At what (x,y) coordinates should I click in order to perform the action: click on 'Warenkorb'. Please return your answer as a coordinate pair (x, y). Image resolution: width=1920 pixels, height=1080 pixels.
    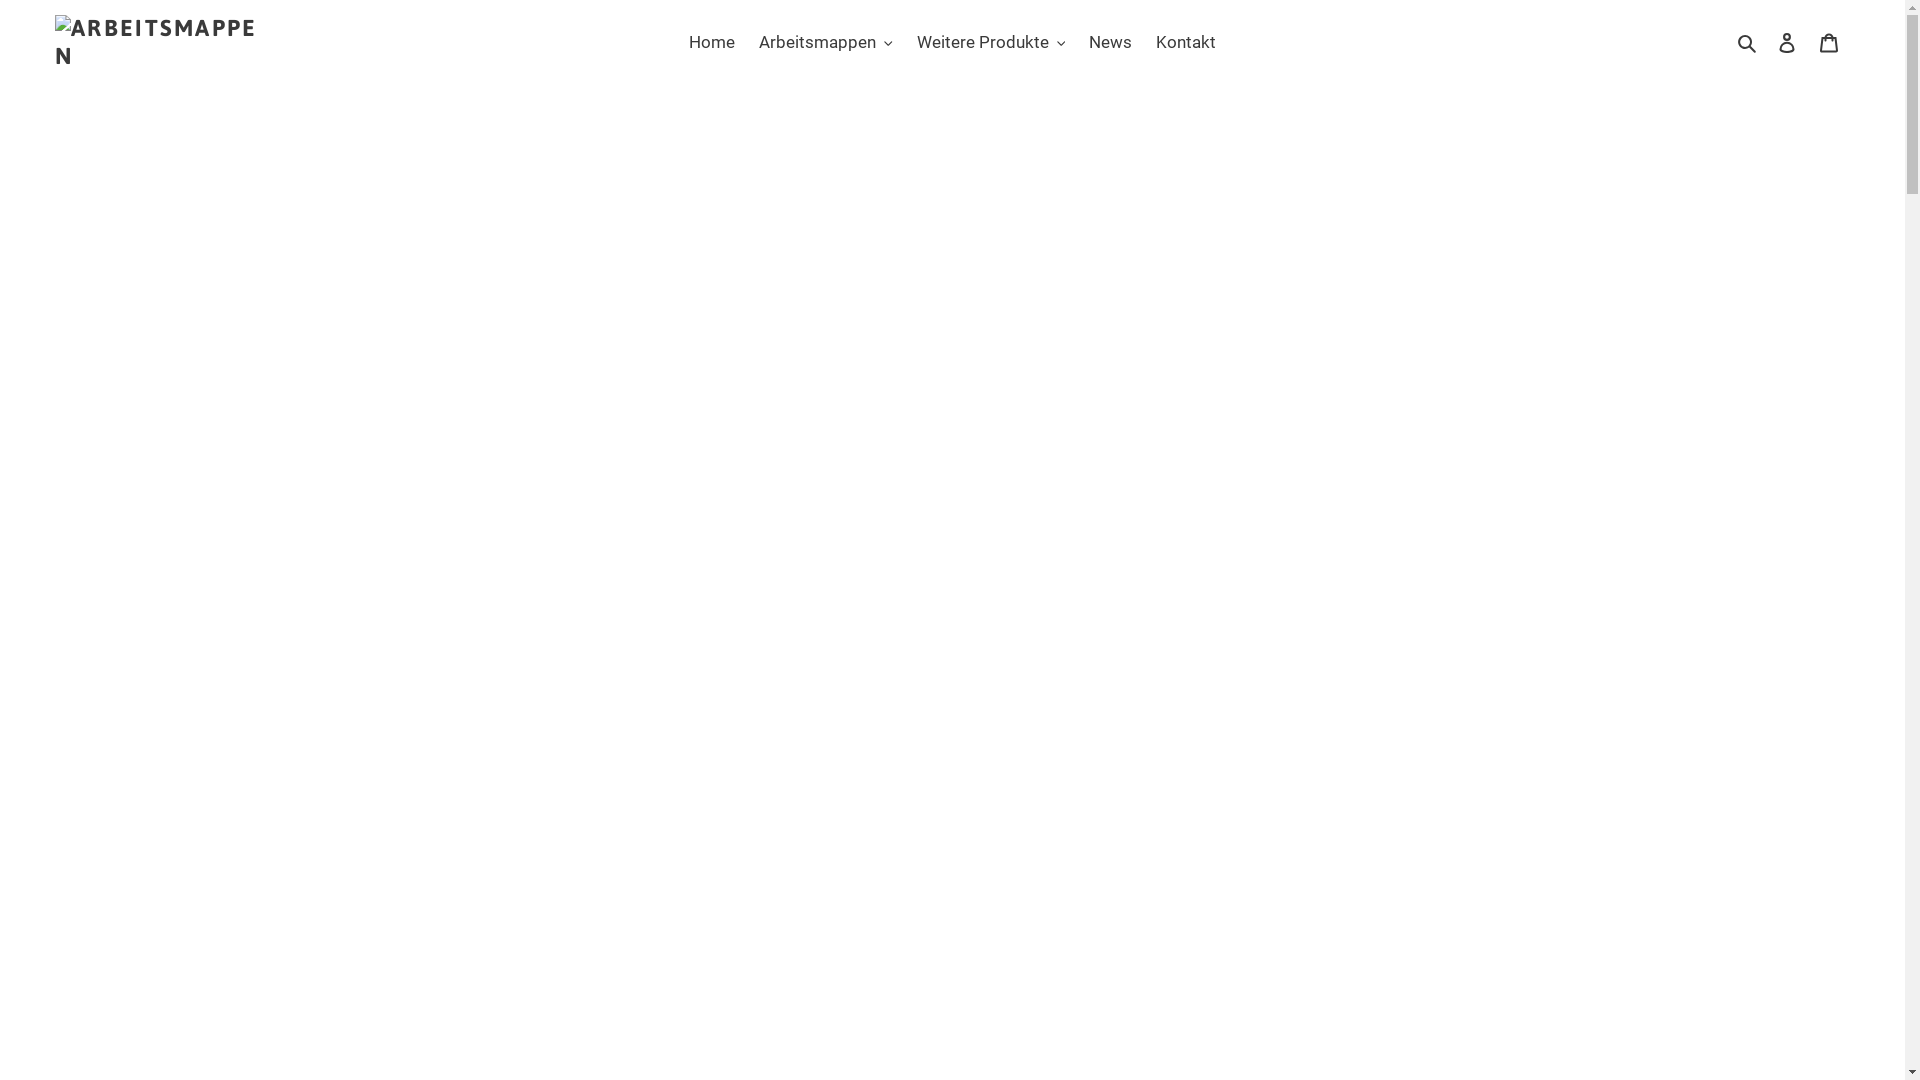
    Looking at the image, I should click on (1828, 42).